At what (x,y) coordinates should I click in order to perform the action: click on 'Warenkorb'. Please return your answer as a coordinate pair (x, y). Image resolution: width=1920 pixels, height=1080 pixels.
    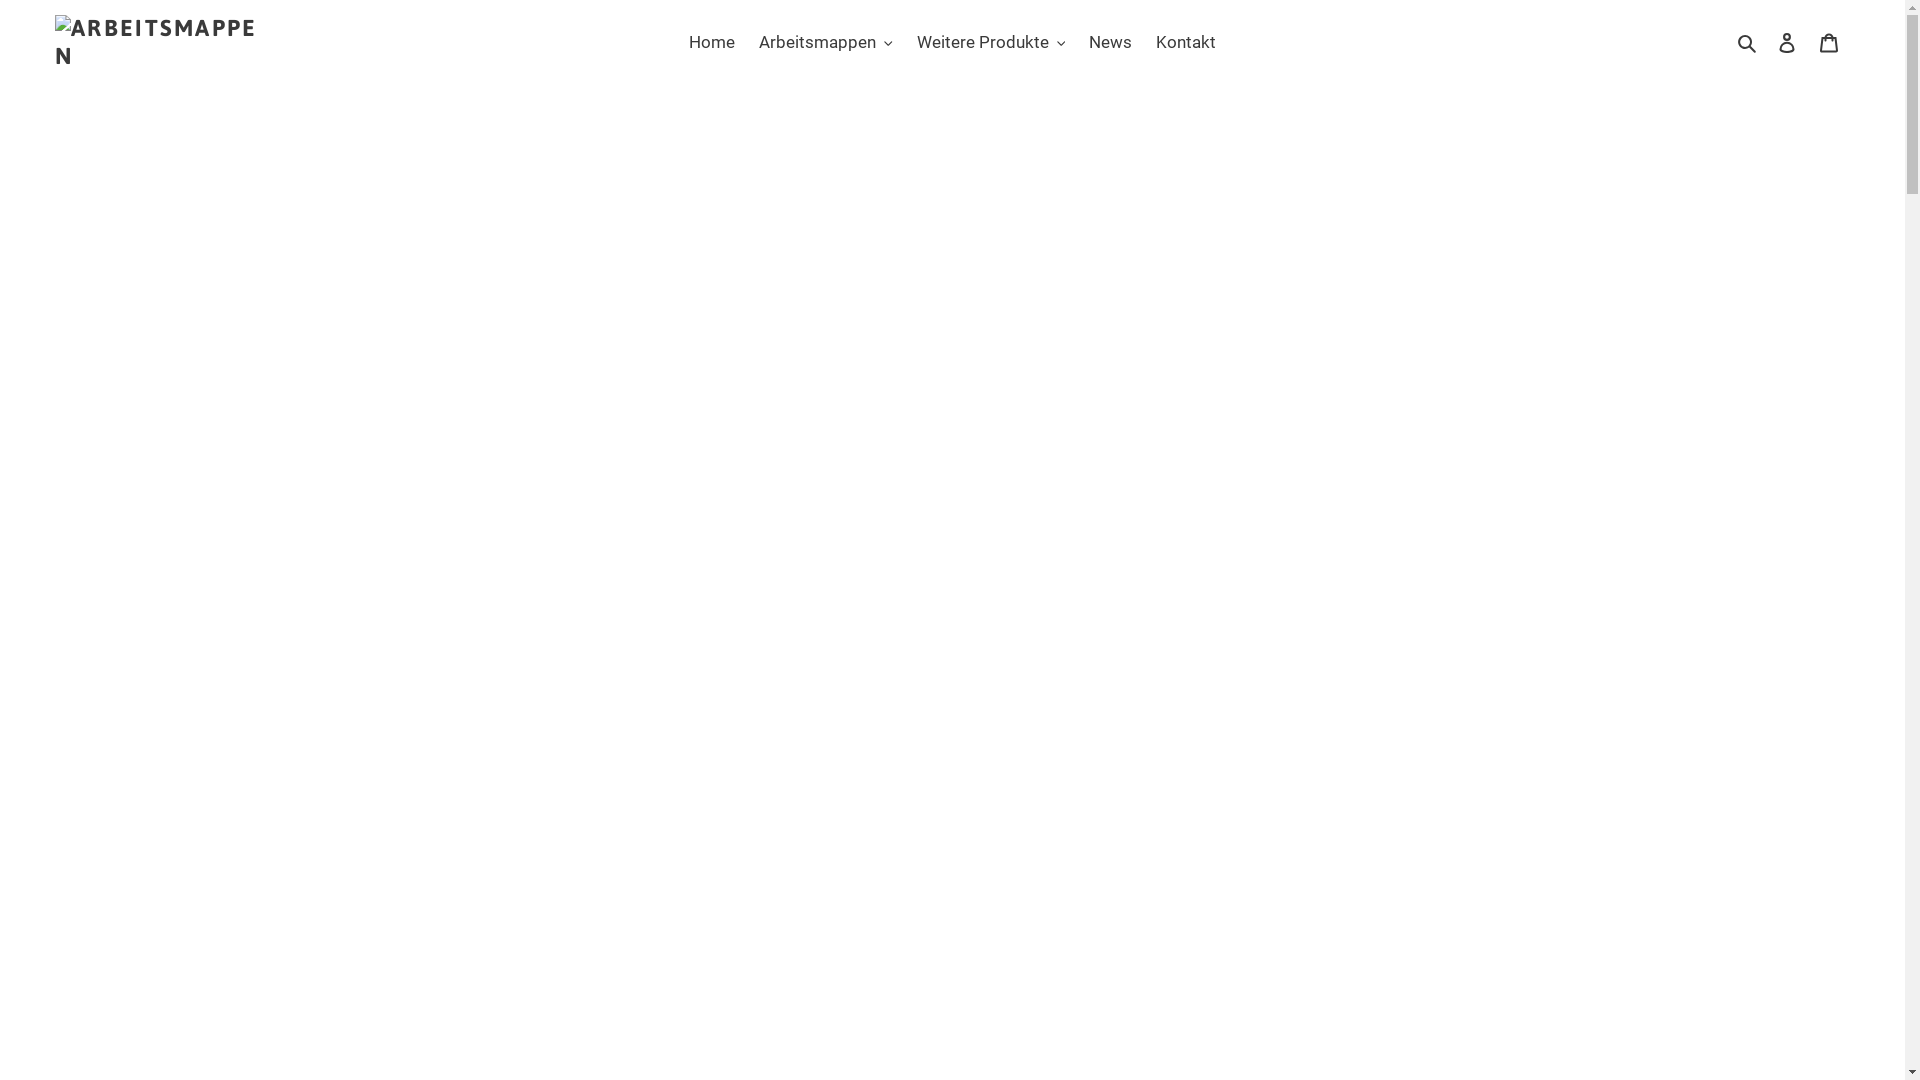
    Looking at the image, I should click on (1828, 42).